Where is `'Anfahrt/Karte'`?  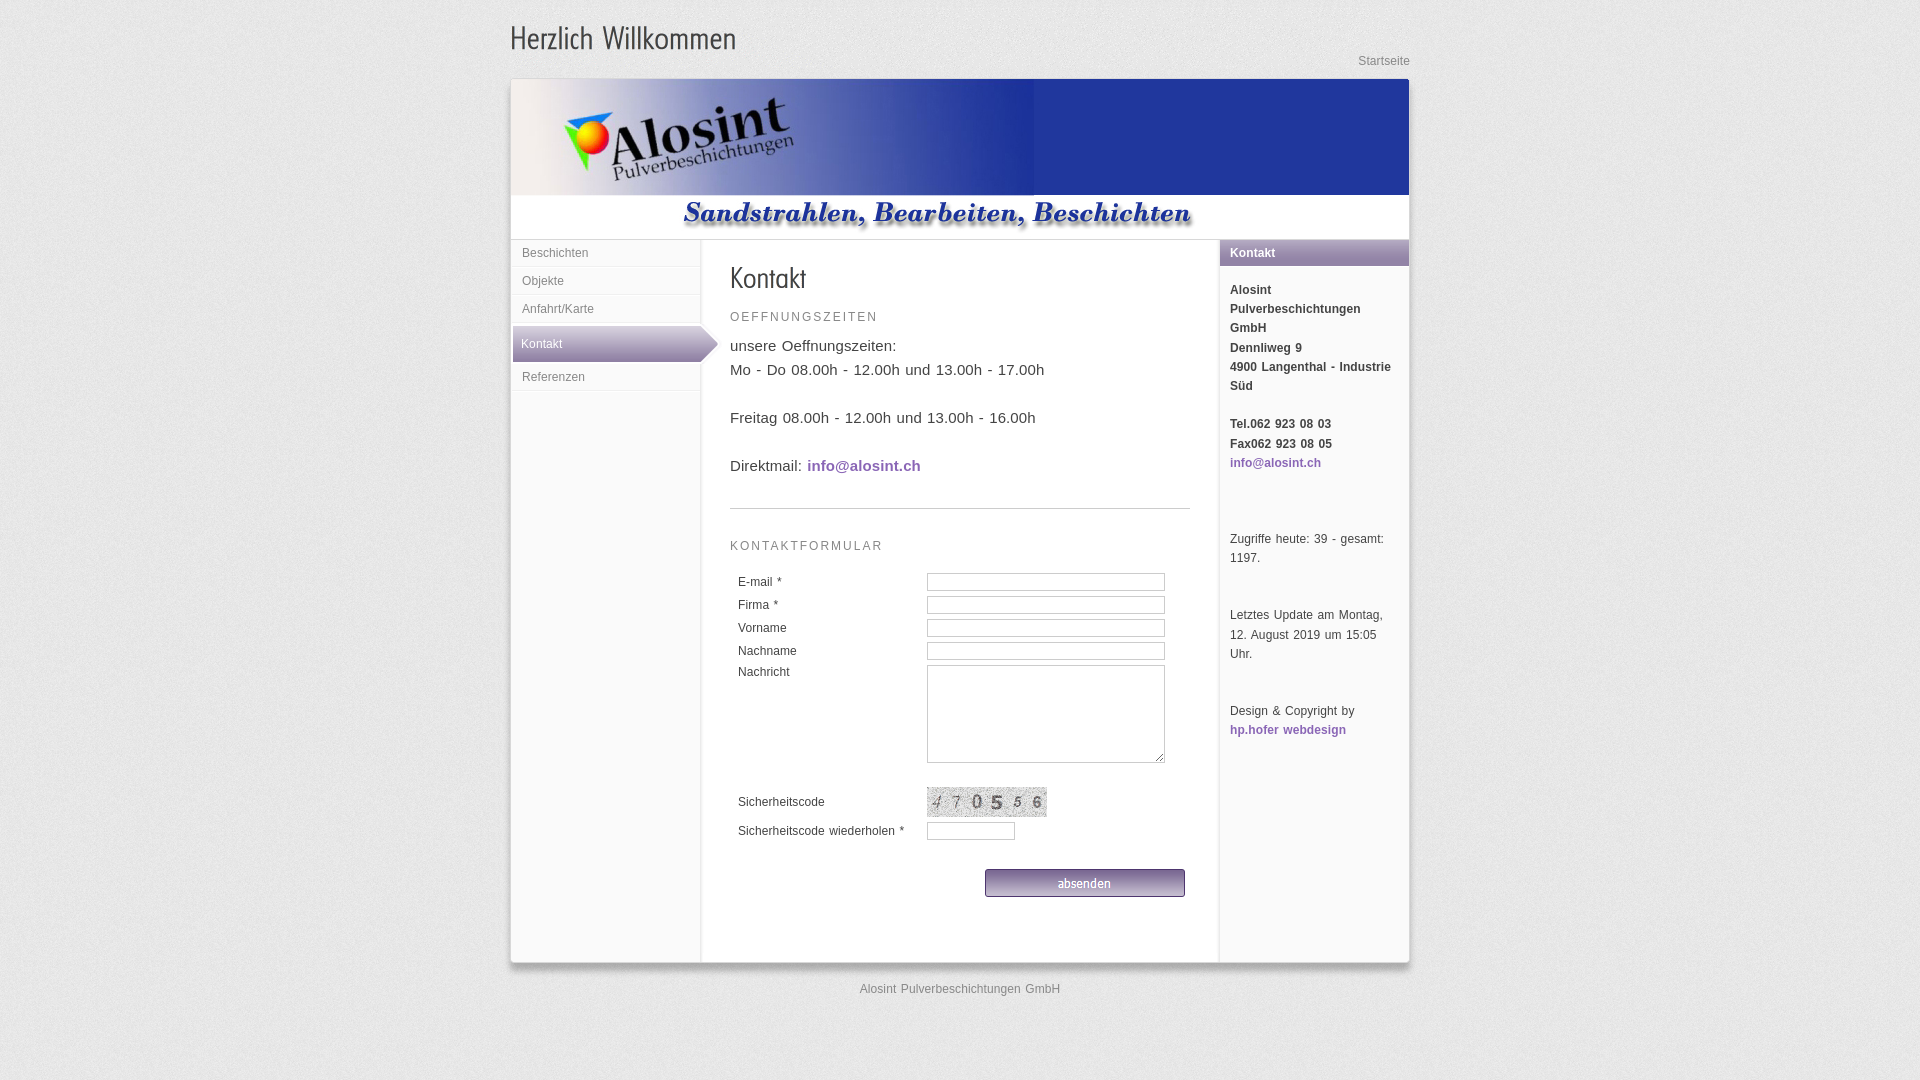 'Anfahrt/Karte' is located at coordinates (604, 309).